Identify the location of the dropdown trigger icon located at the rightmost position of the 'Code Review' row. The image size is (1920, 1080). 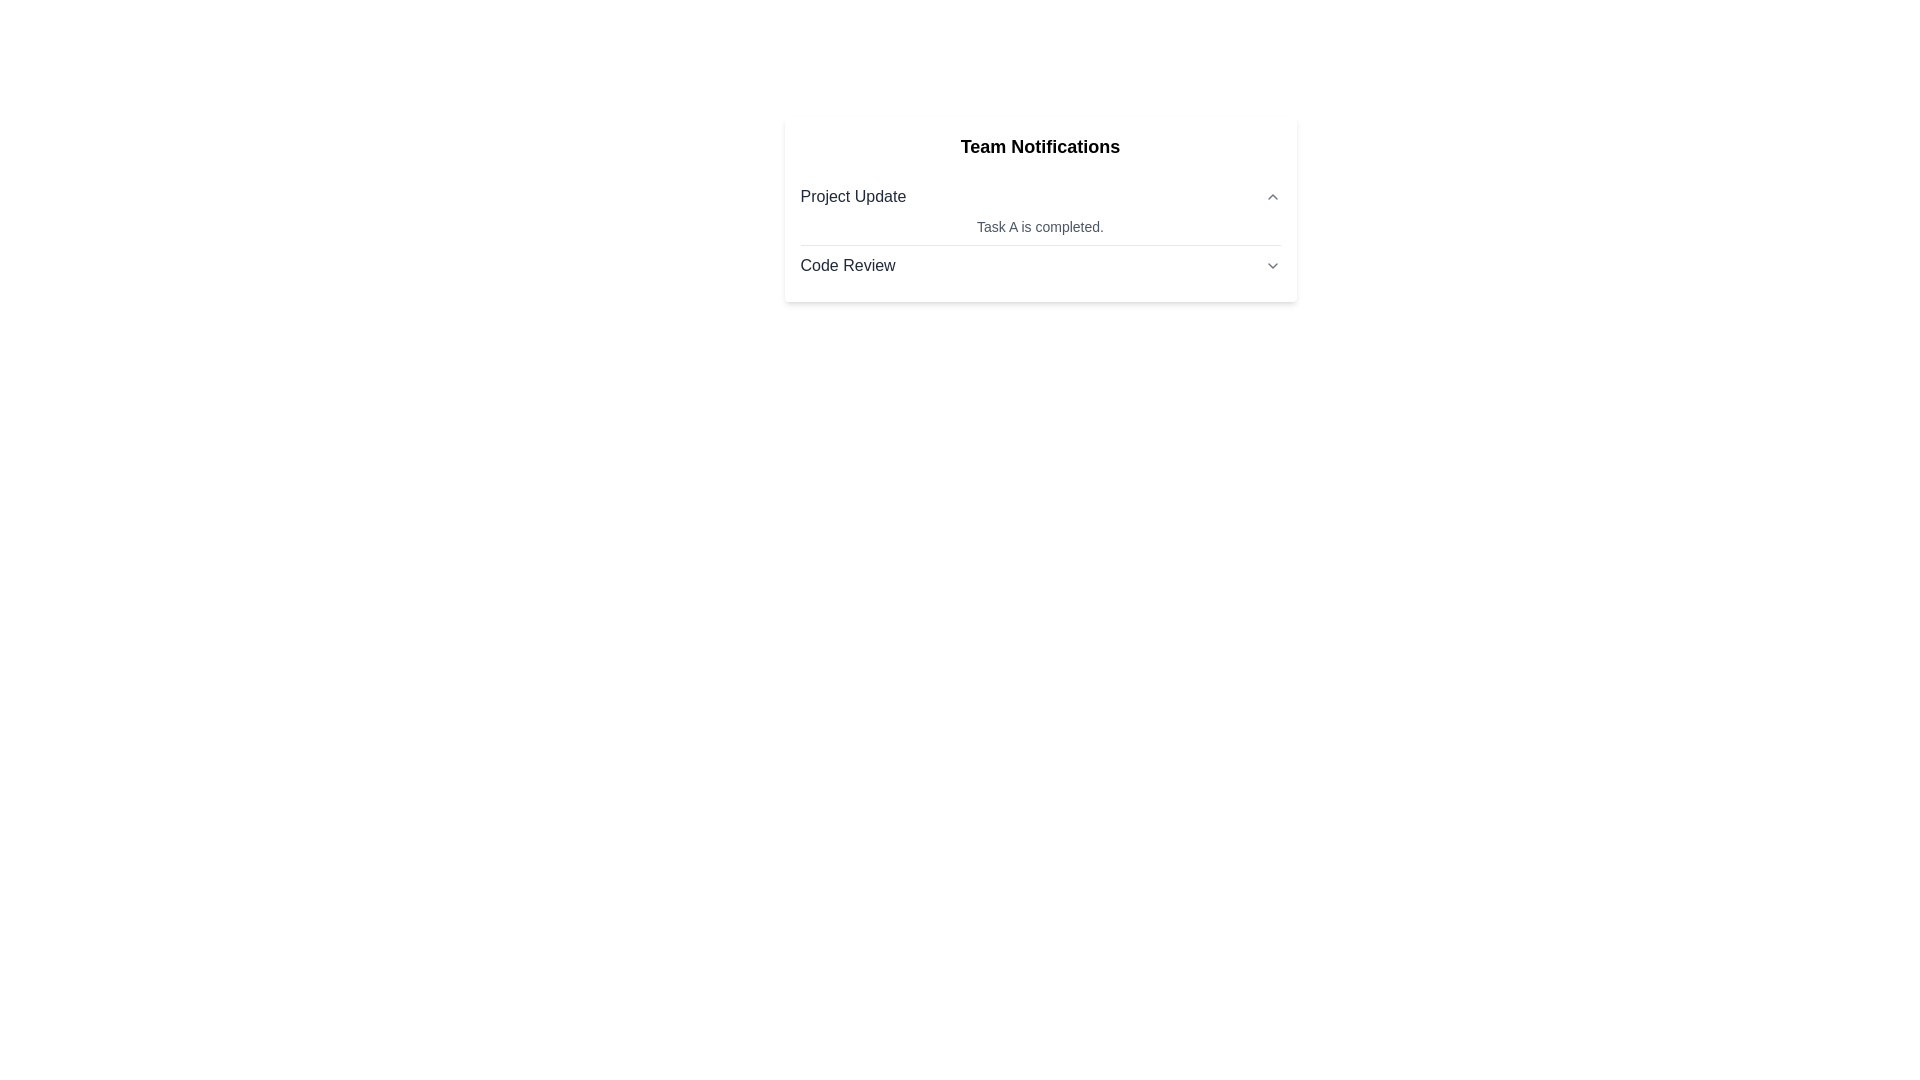
(1271, 265).